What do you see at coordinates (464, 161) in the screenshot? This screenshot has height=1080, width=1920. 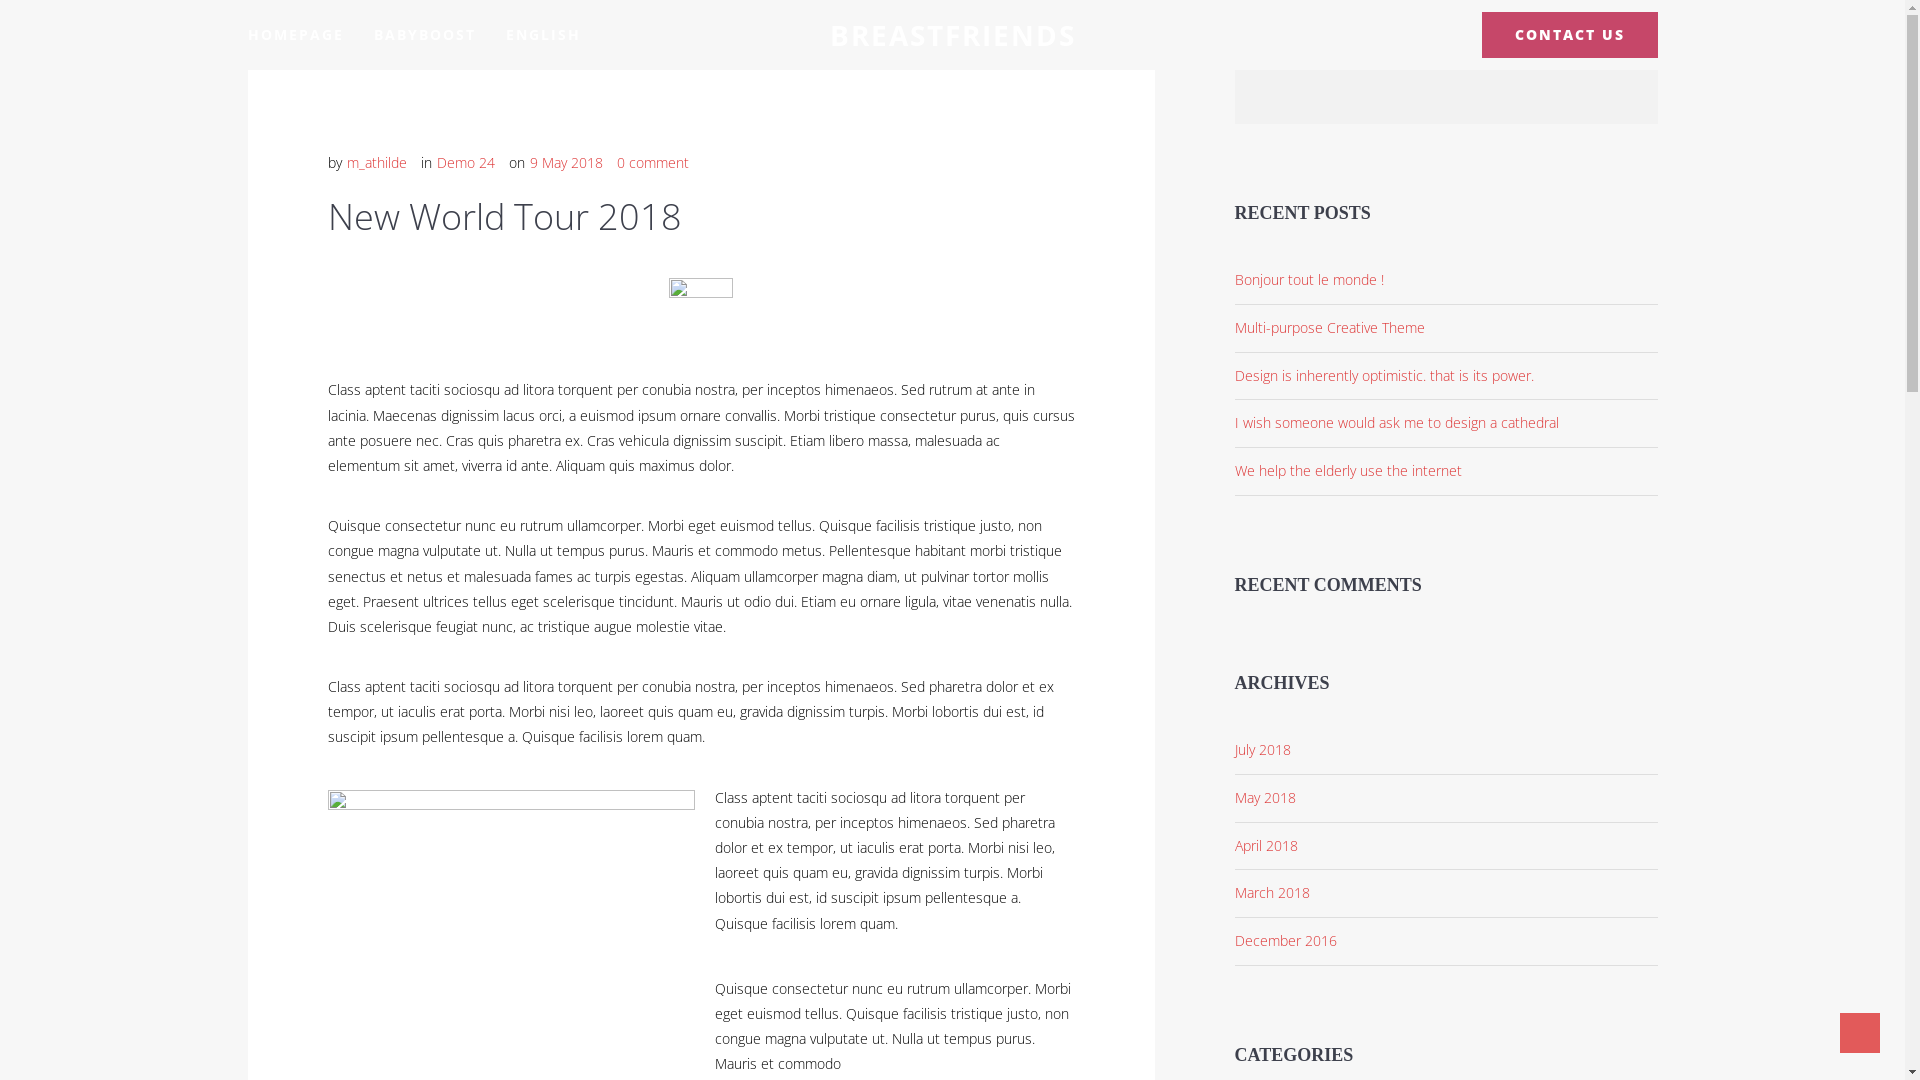 I see `'Demo 24'` at bounding box center [464, 161].